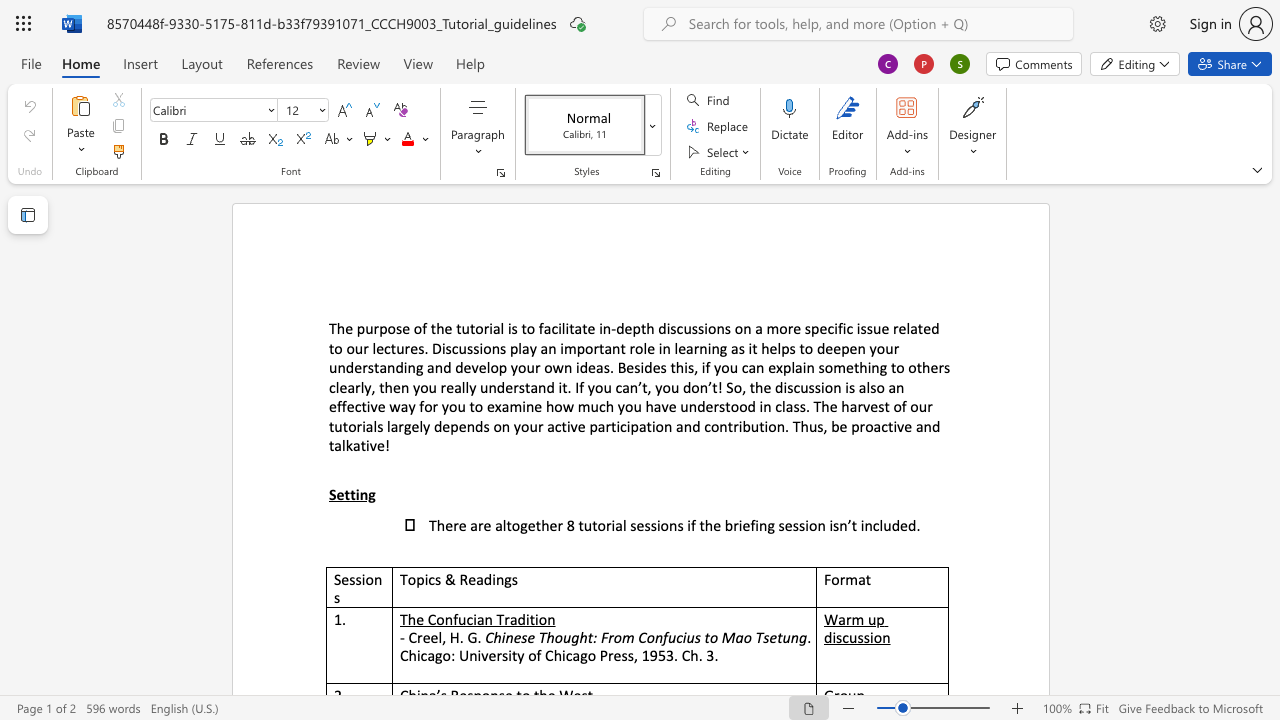 The width and height of the screenshot is (1280, 720). Describe the element at coordinates (457, 637) in the screenshot. I see `the space between the continuous character "H" and "." in the text` at that location.